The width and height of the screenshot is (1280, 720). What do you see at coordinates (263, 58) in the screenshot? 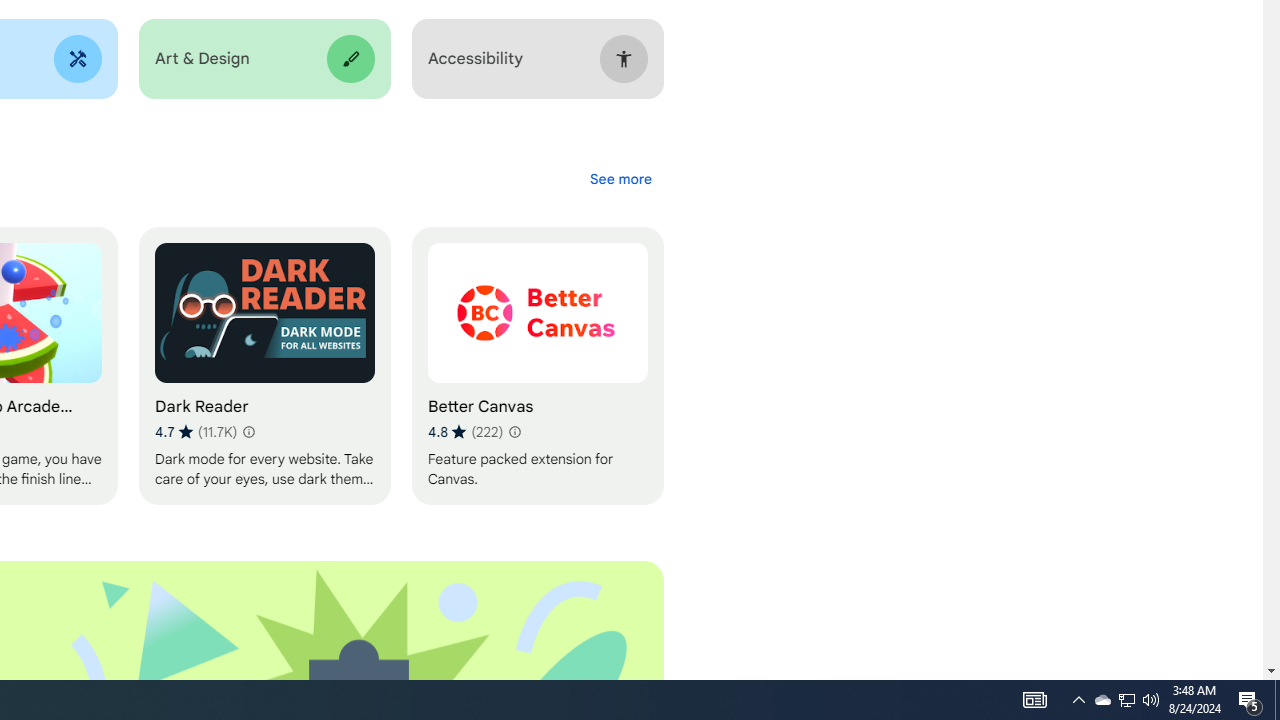
I see `'Art & Design'` at bounding box center [263, 58].